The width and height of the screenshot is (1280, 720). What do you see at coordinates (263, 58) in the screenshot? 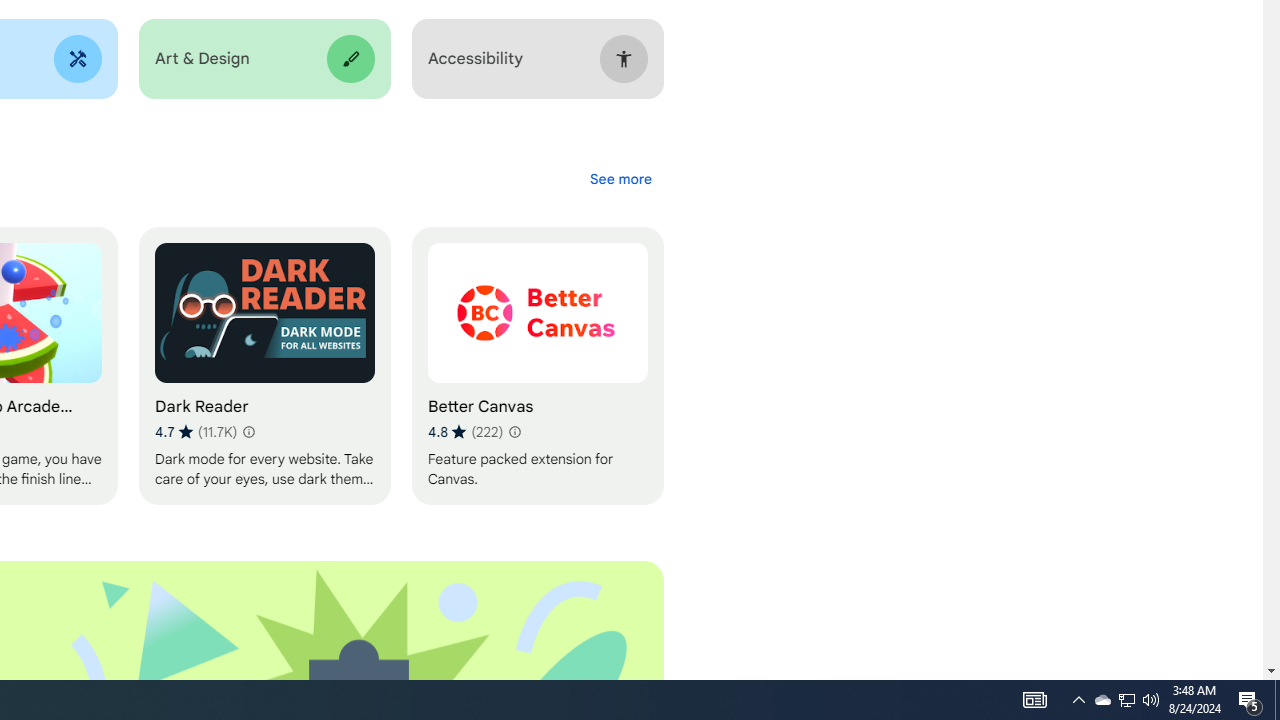
I see `'Art & Design'` at bounding box center [263, 58].